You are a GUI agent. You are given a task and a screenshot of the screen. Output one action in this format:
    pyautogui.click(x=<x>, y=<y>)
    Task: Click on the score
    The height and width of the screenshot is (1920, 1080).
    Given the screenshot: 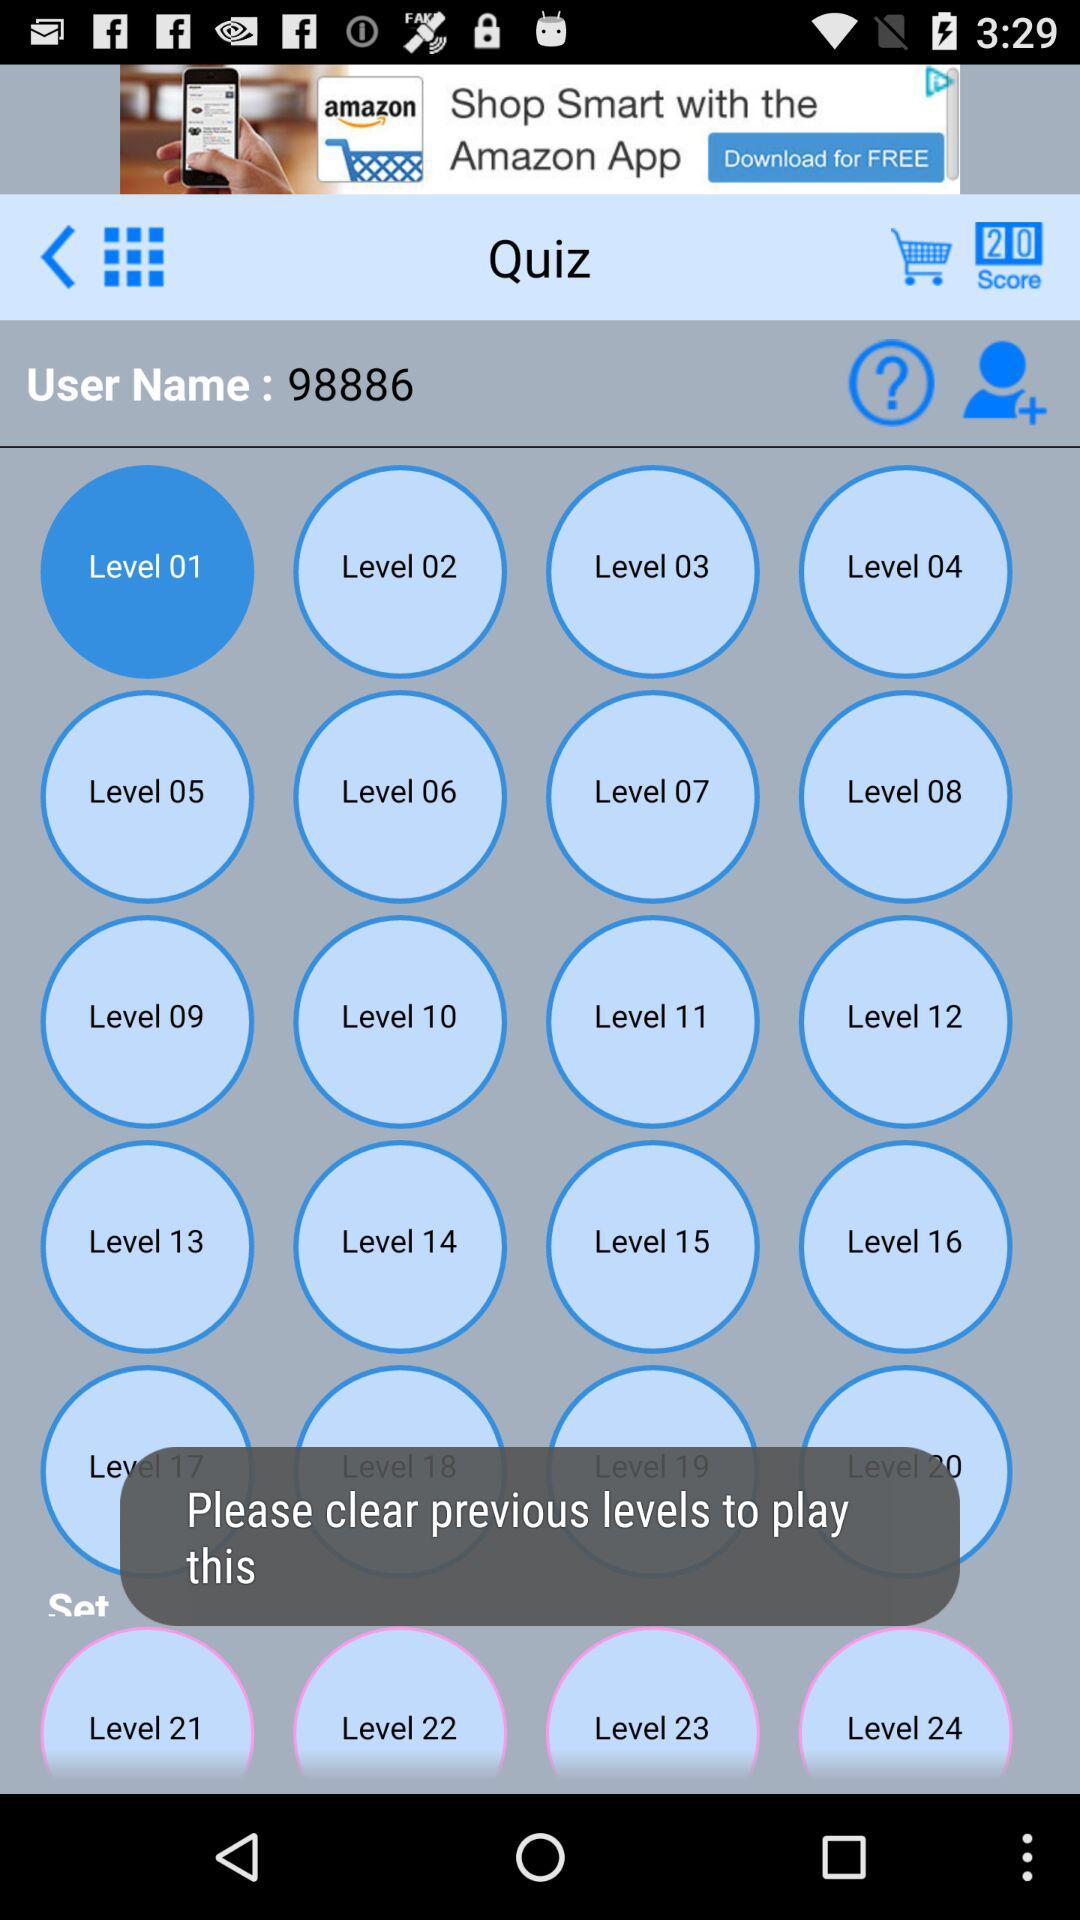 What is the action you would take?
    pyautogui.click(x=1008, y=255)
    